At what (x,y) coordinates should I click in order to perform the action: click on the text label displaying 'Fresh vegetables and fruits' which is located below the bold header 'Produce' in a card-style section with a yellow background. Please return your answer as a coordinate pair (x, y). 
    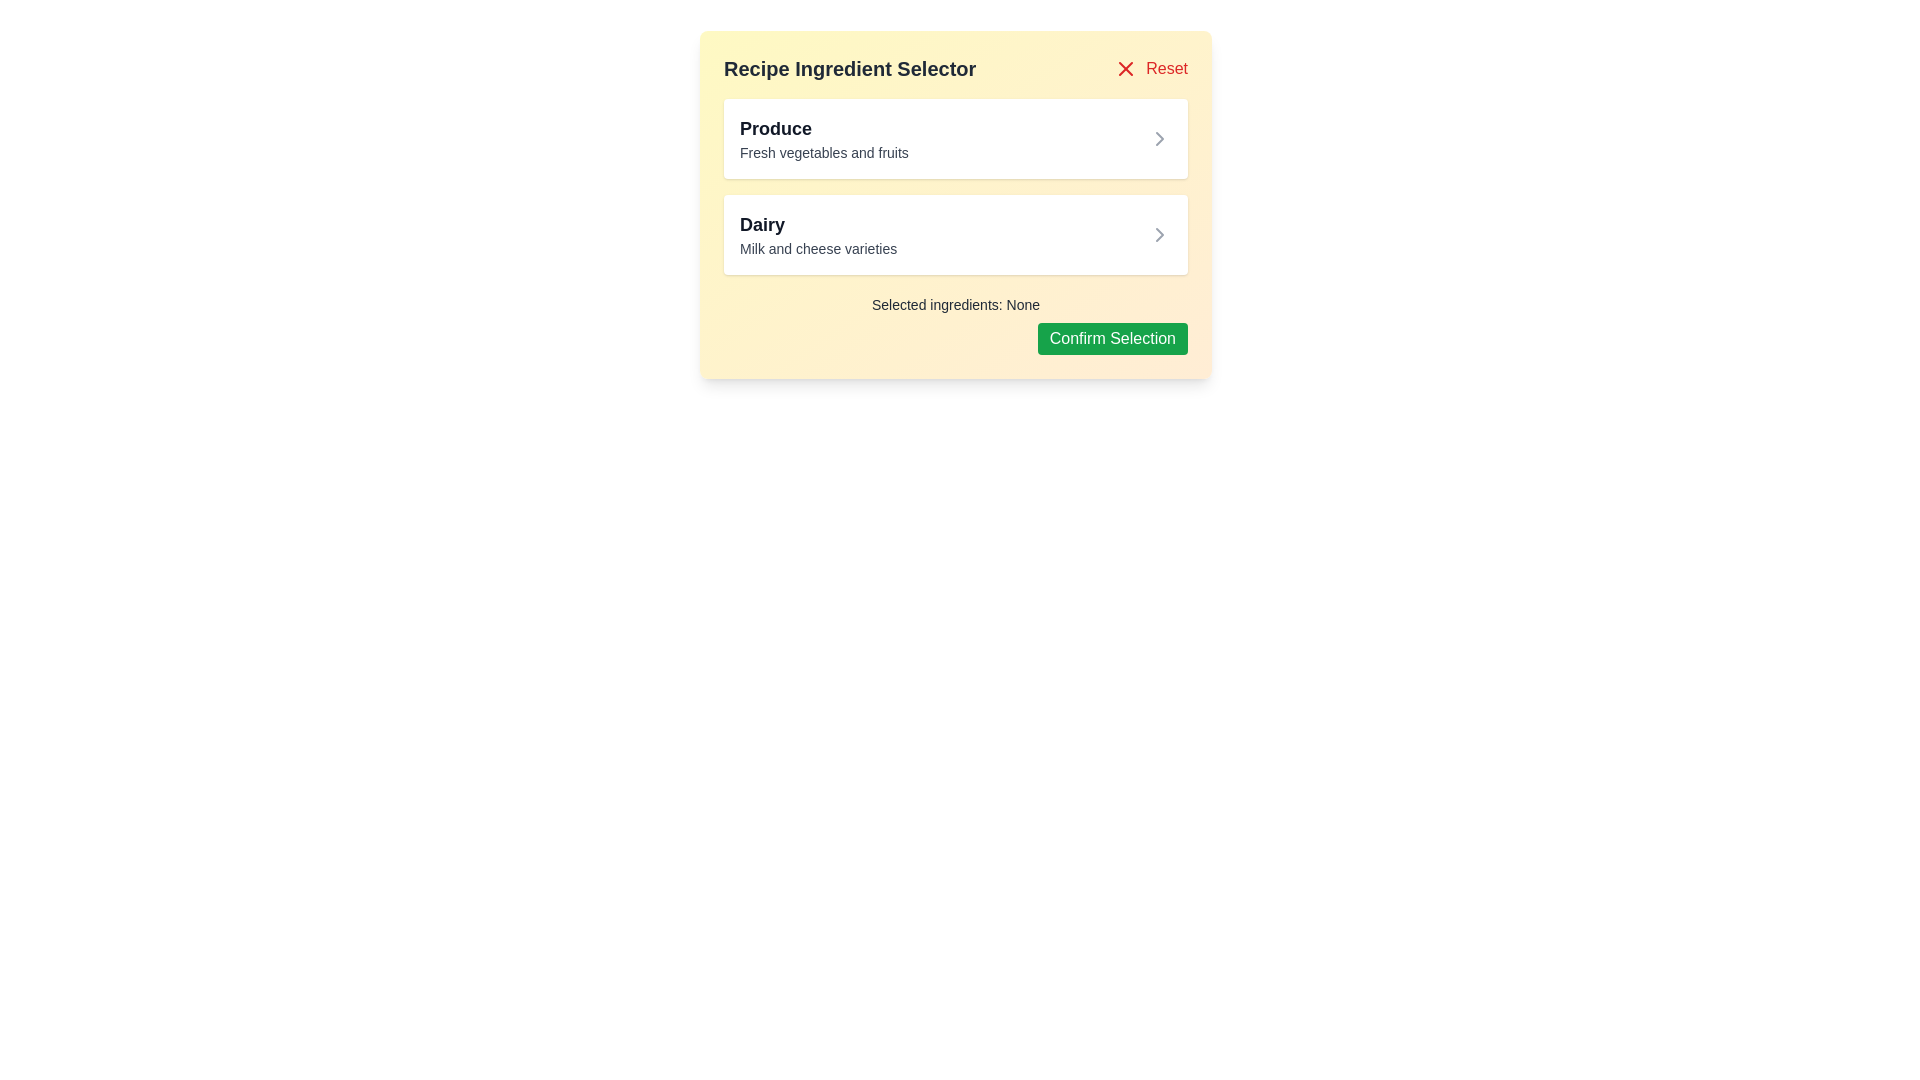
    Looking at the image, I should click on (824, 152).